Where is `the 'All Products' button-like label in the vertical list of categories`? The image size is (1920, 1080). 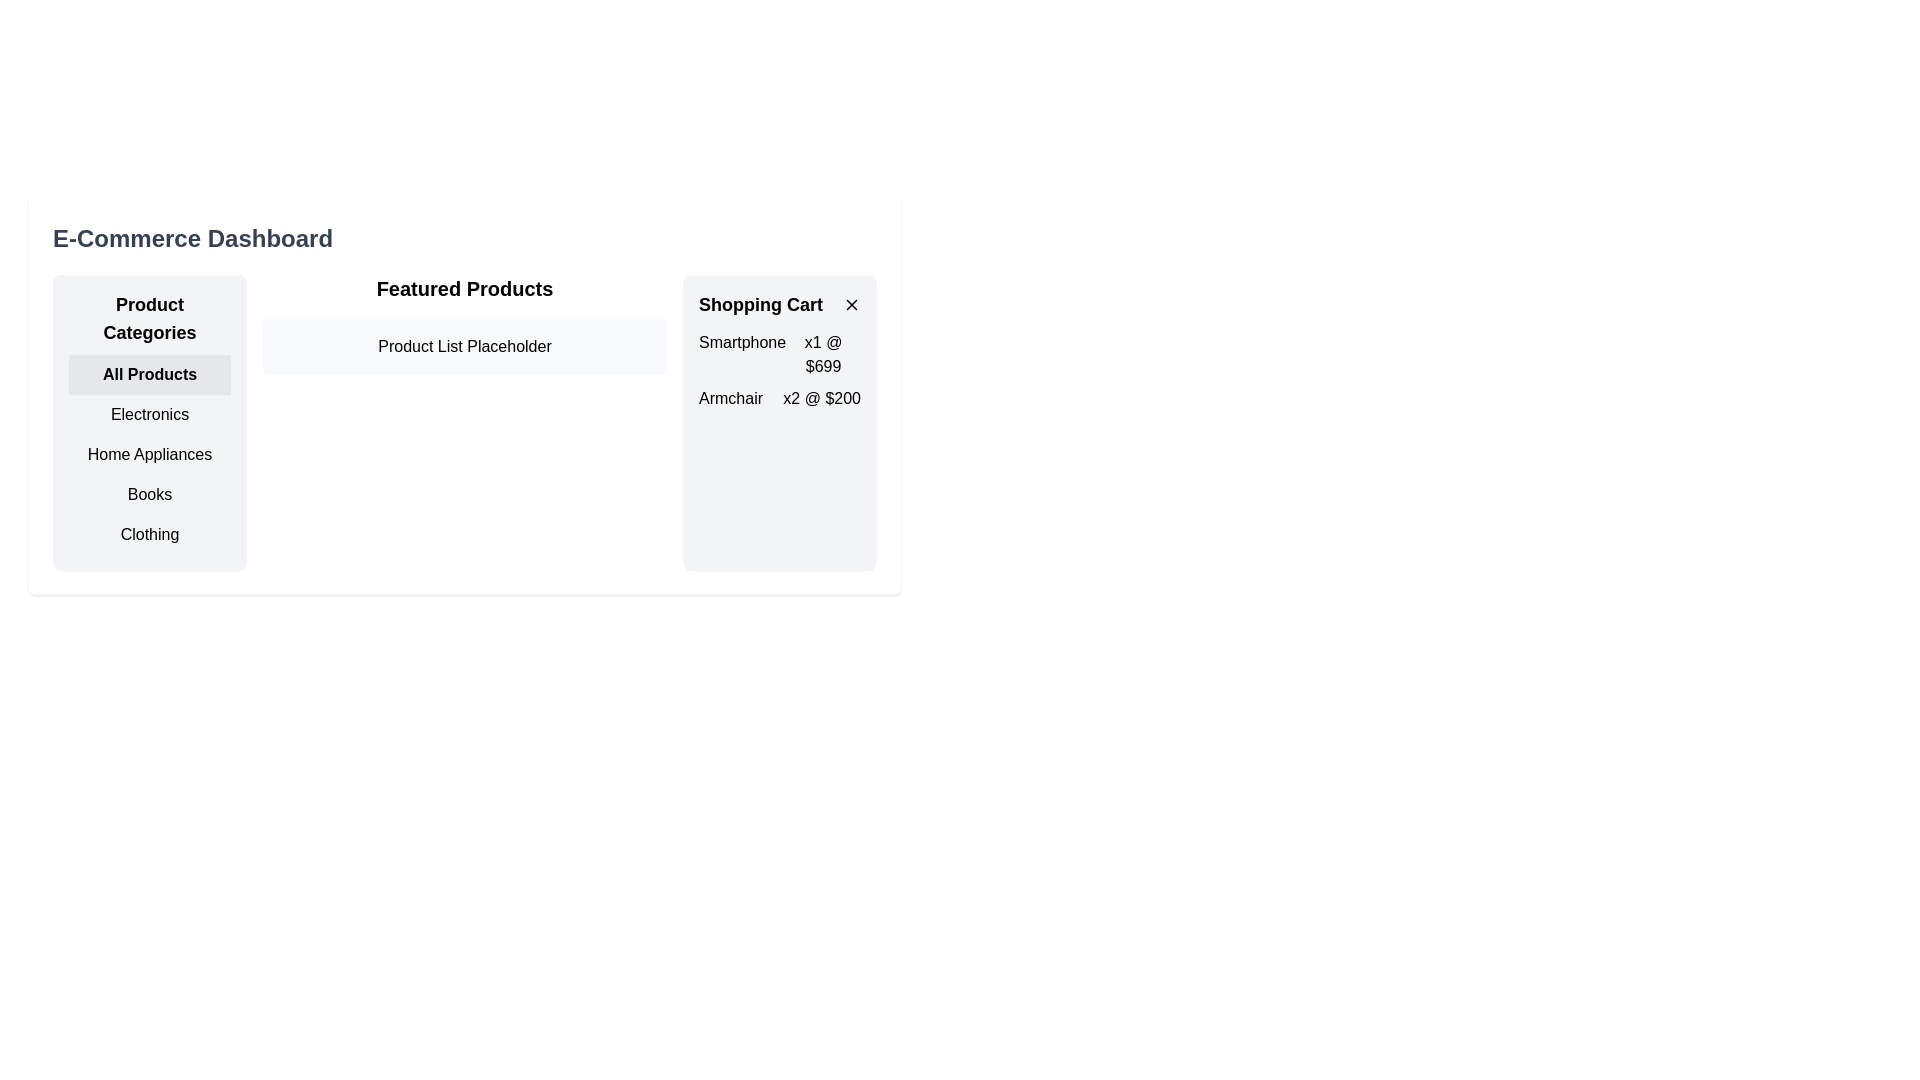 the 'All Products' button-like label in the vertical list of categories is located at coordinates (148, 374).